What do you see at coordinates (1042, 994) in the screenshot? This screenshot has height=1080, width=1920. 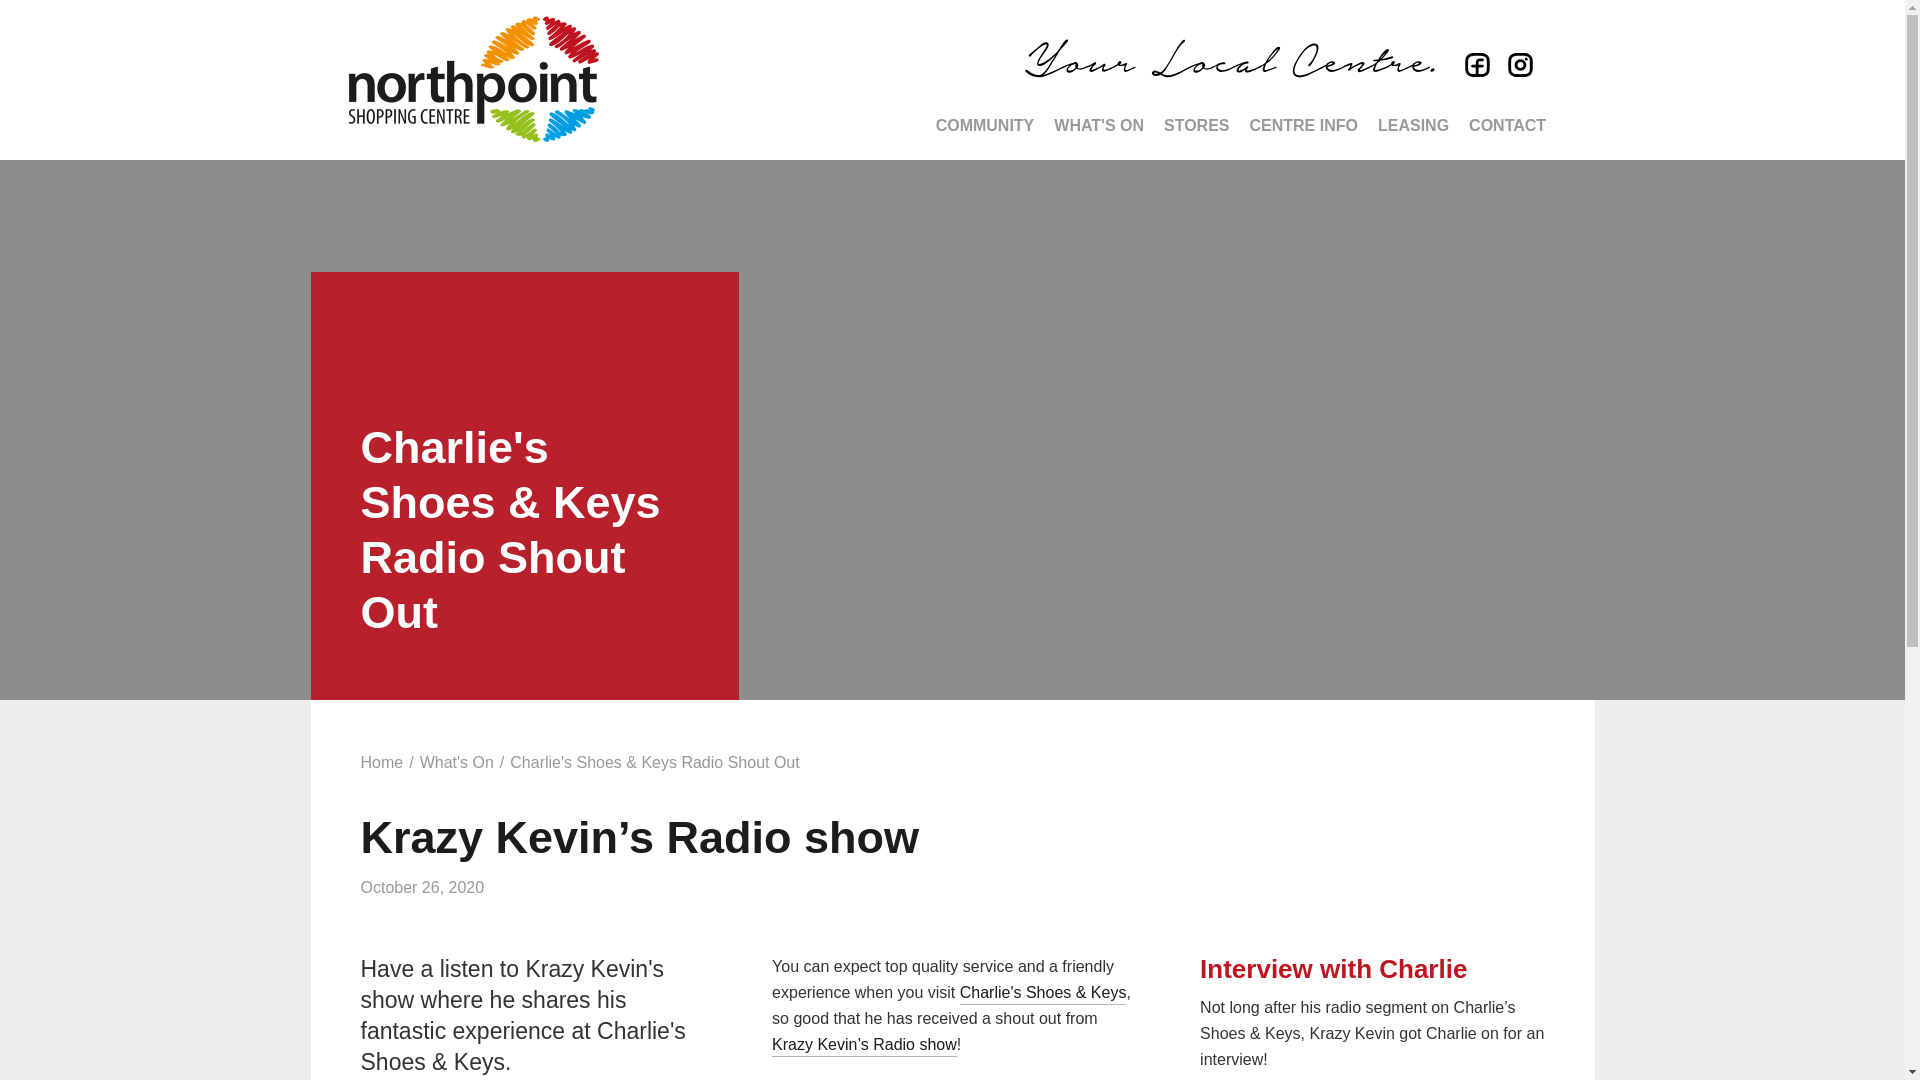 I see `'Charlie's Shoes & Keys'` at bounding box center [1042, 994].